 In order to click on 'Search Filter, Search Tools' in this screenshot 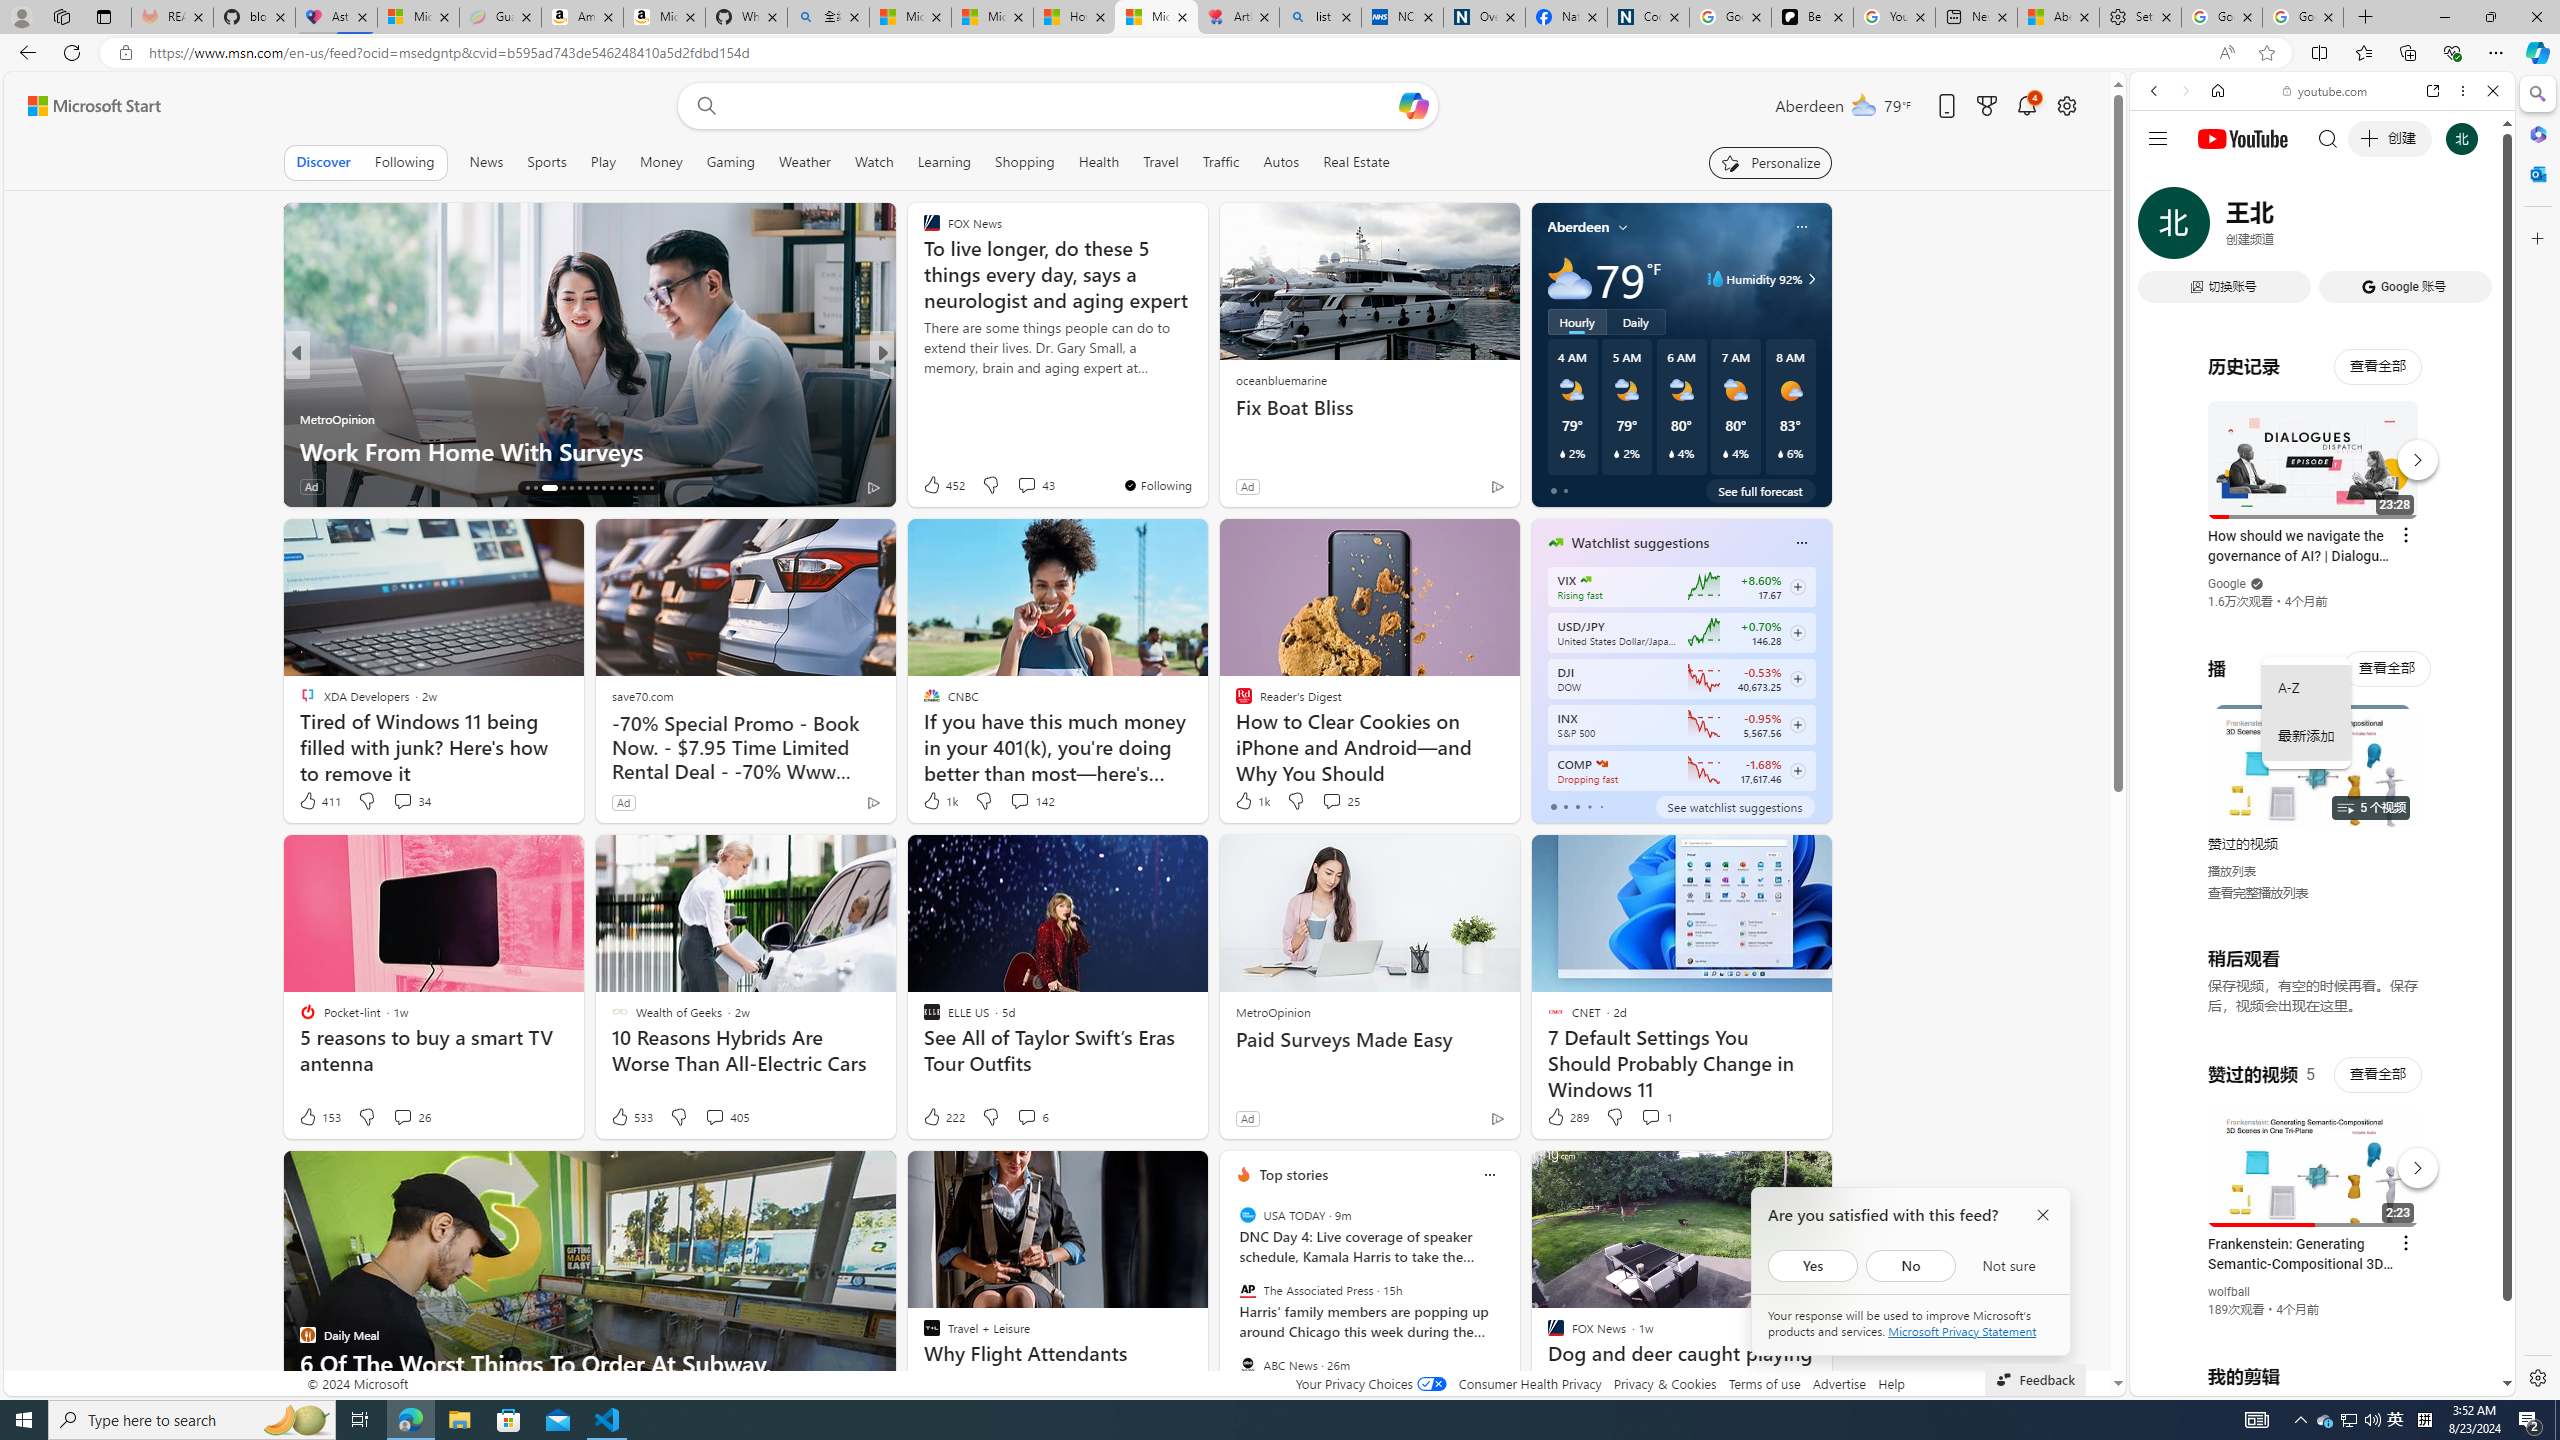, I will do `click(2373, 227)`.